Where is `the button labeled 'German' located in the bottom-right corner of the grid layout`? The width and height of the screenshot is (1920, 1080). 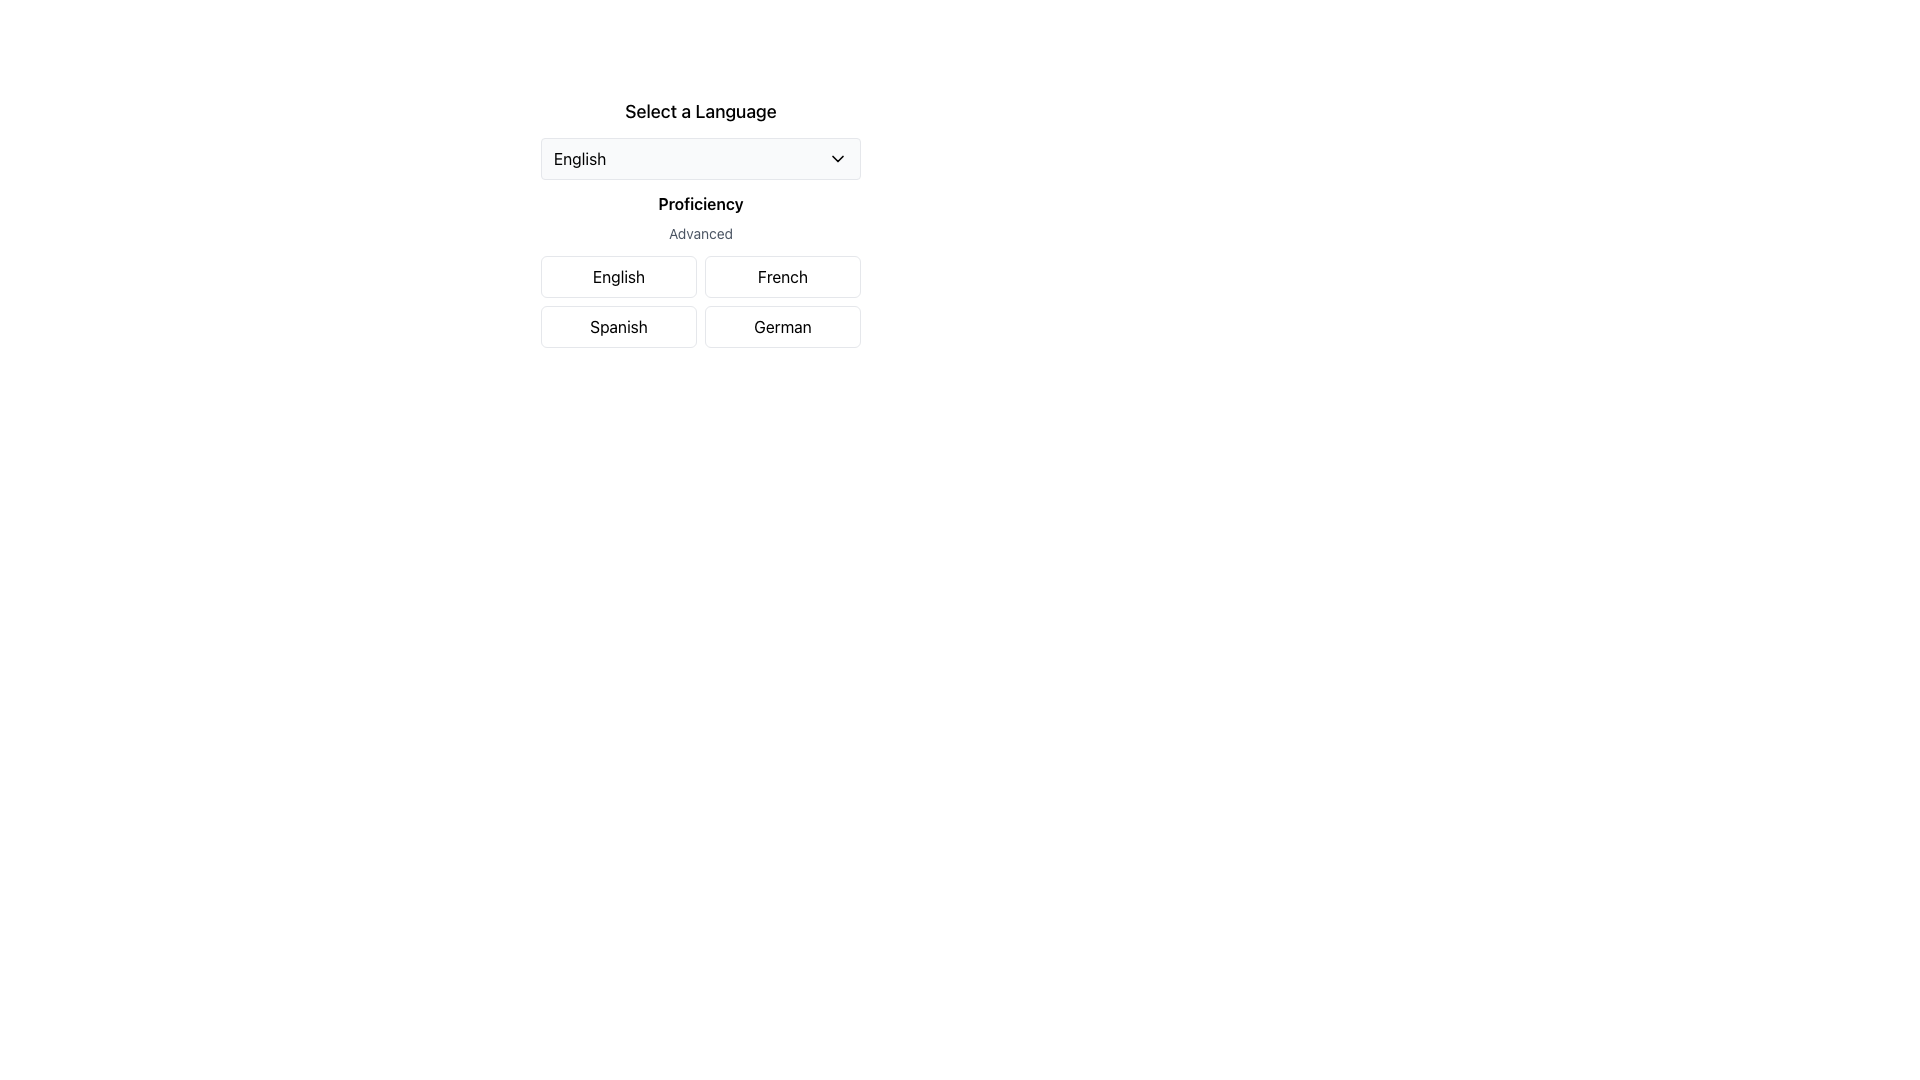
the button labeled 'German' located in the bottom-right corner of the grid layout is located at coordinates (781, 326).